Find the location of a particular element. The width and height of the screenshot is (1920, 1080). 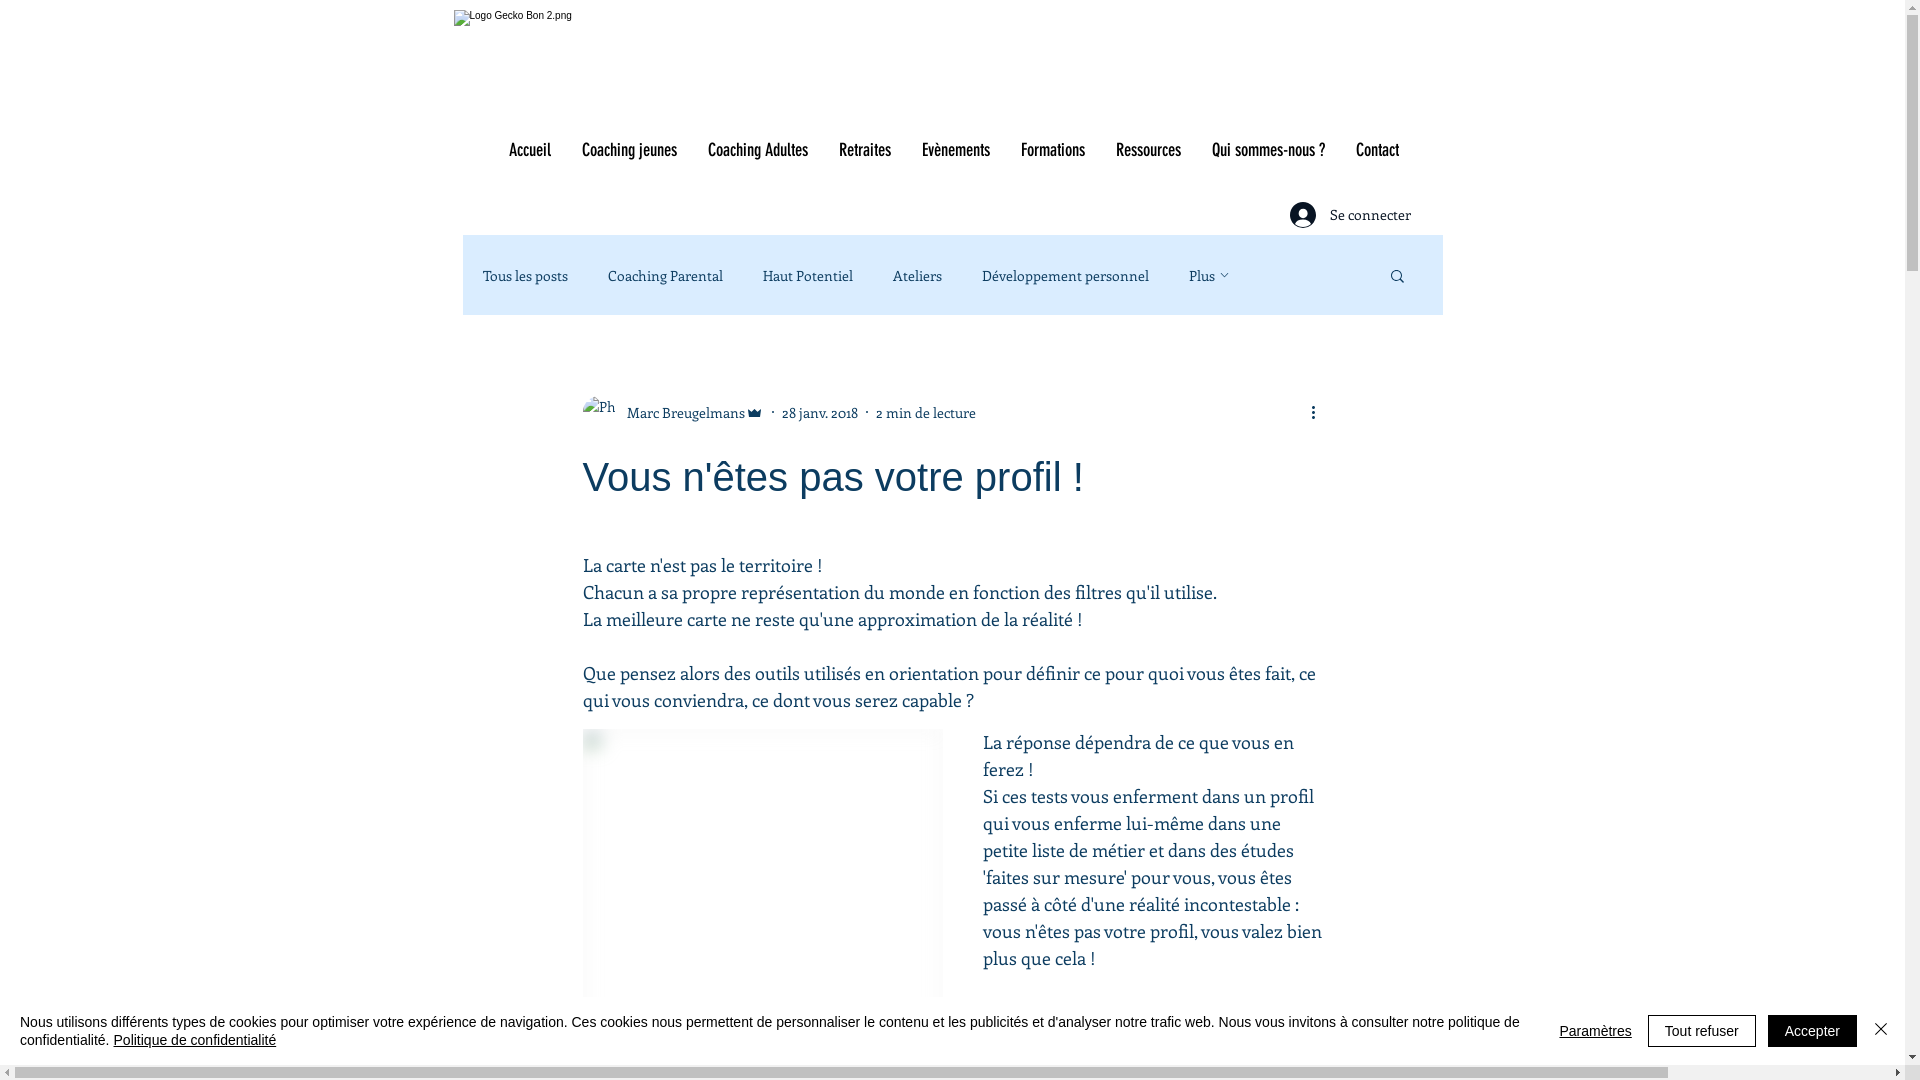

'Ressources' is located at coordinates (1147, 149).